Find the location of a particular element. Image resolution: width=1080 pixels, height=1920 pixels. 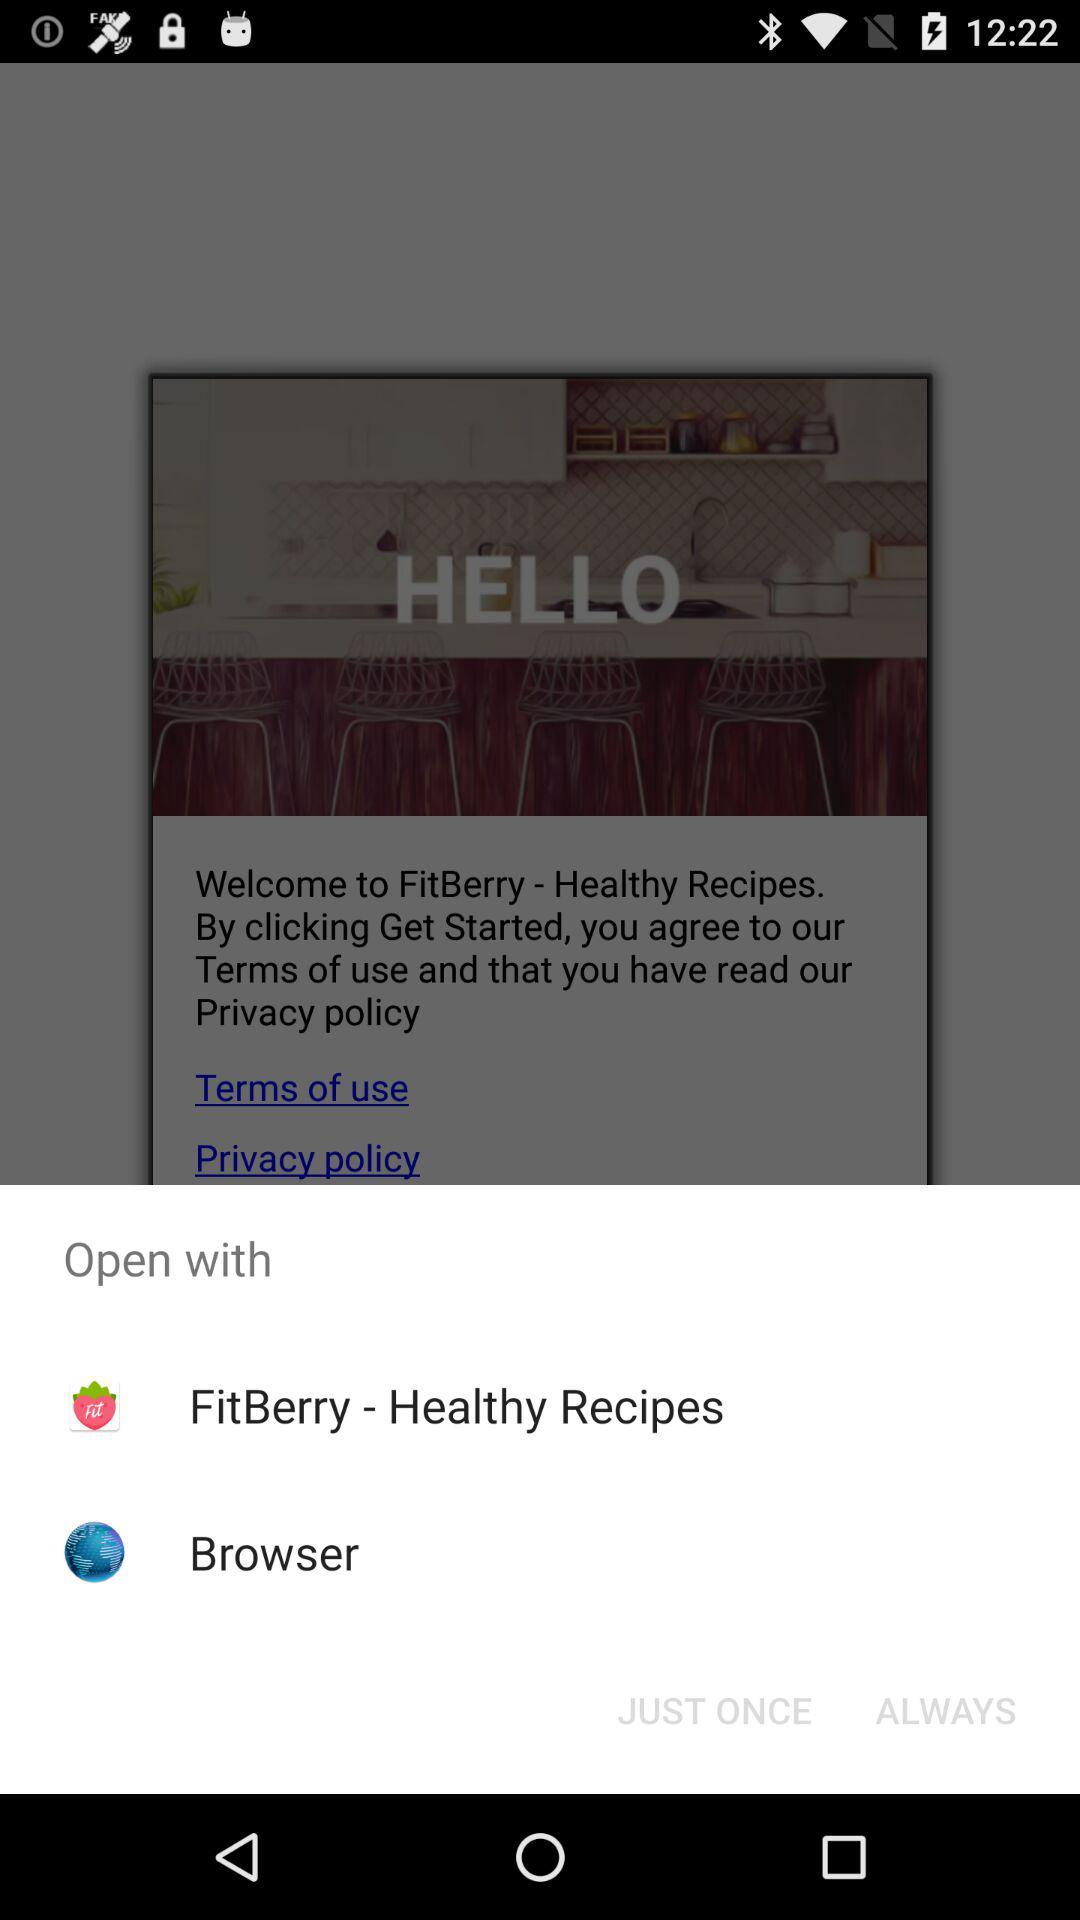

fitberry - healthy recipes is located at coordinates (456, 1404).